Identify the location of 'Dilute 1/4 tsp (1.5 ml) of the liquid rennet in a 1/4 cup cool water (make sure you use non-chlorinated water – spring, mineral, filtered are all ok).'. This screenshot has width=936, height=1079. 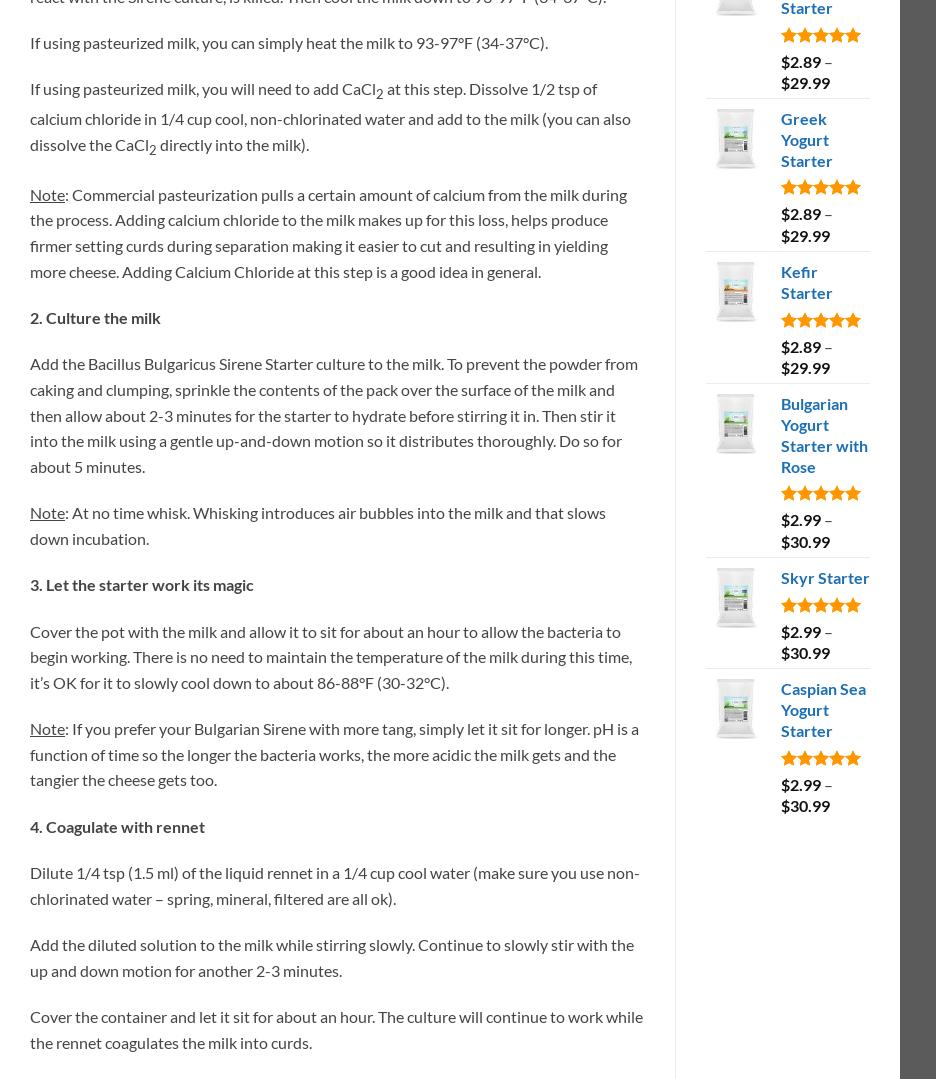
(29, 883).